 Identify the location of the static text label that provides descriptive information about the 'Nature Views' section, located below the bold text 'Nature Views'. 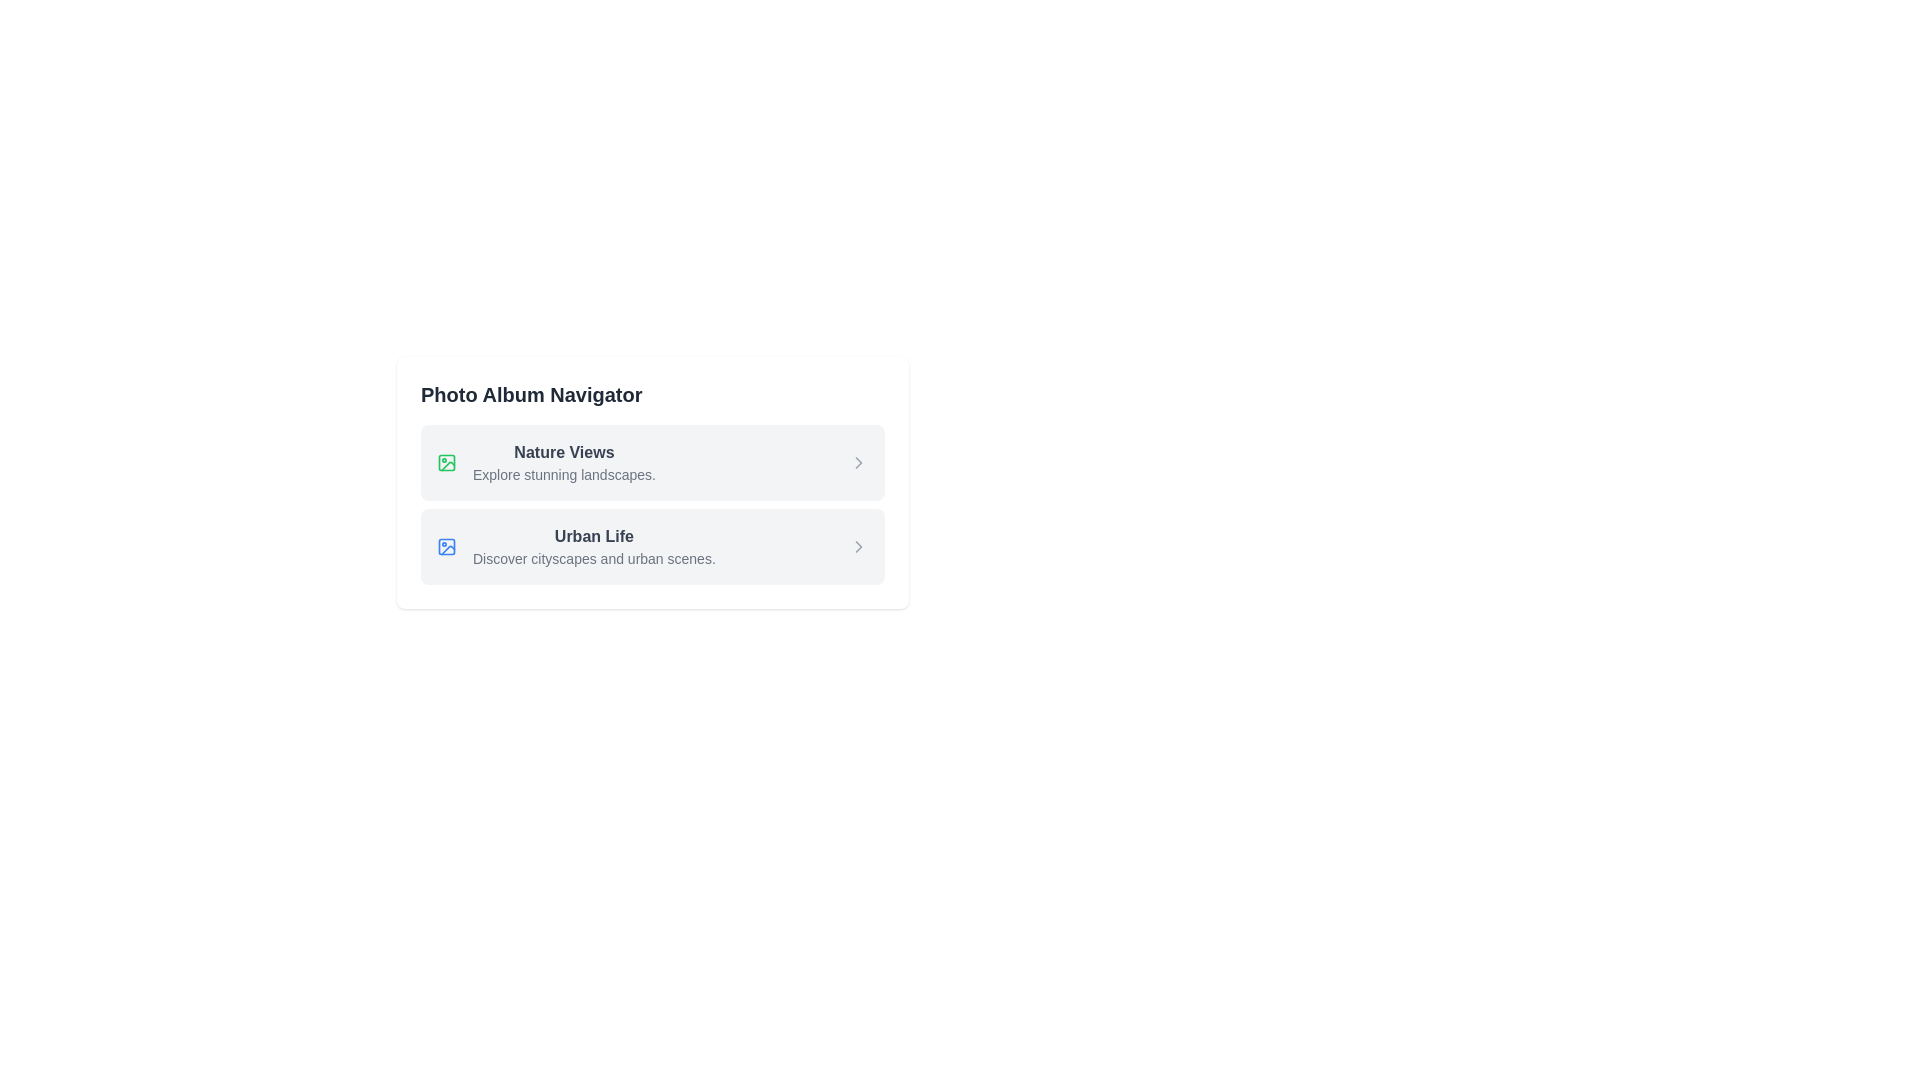
(563, 474).